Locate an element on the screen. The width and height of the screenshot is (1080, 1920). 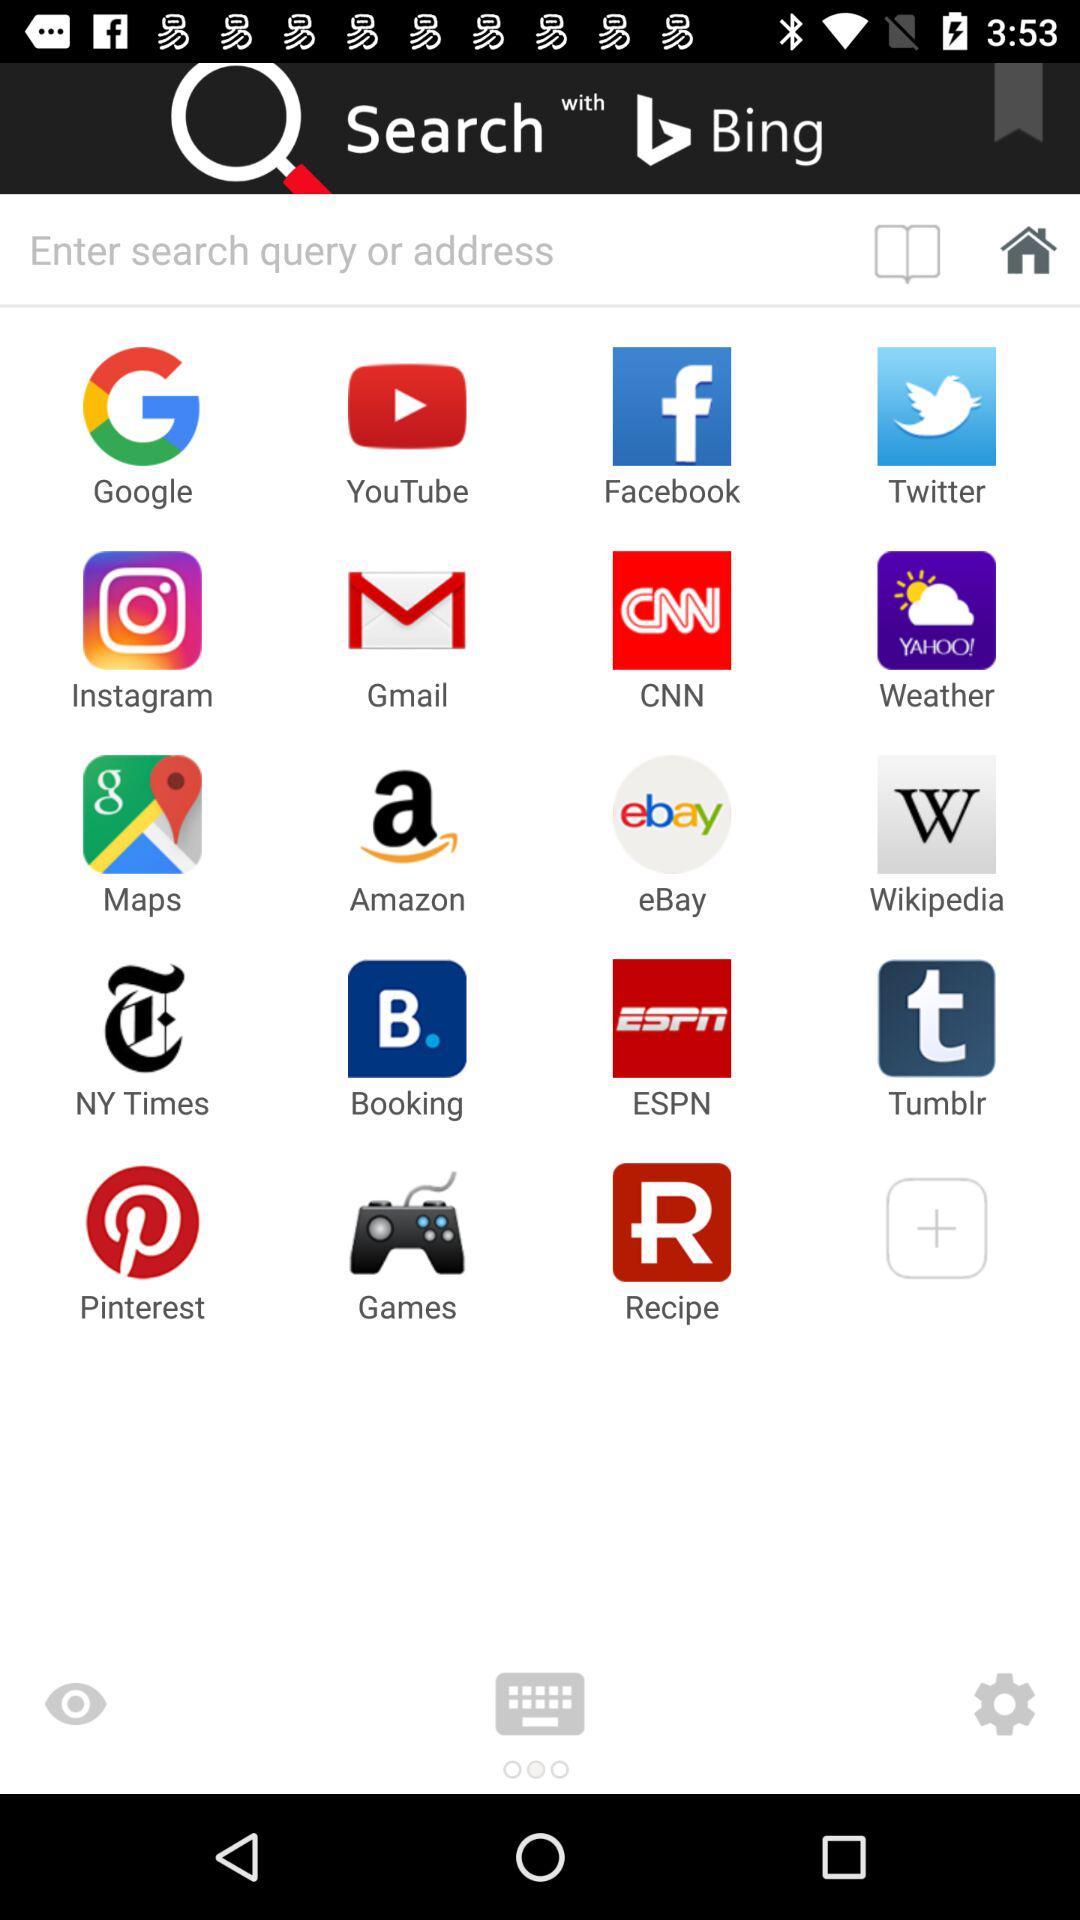
search button is located at coordinates (270, 127).